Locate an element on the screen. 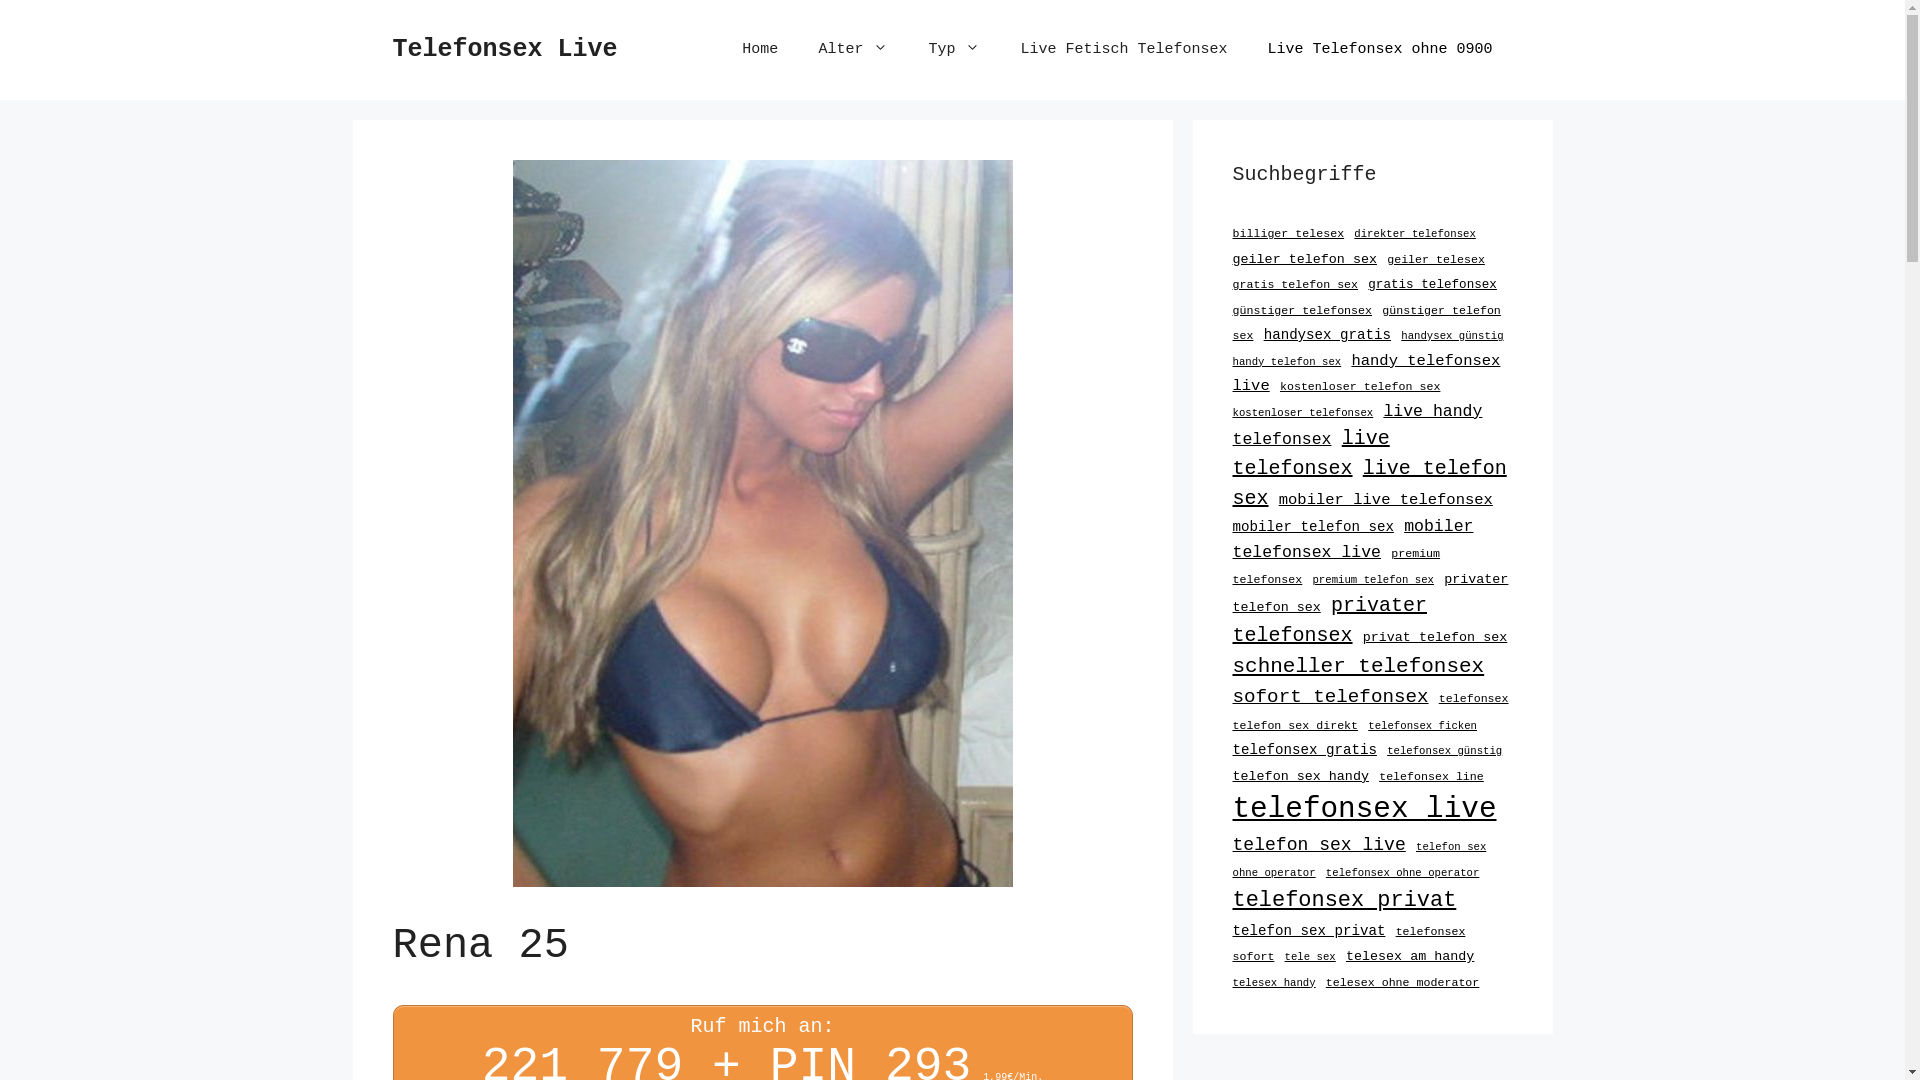  'billiger telesex' is located at coordinates (1287, 232).